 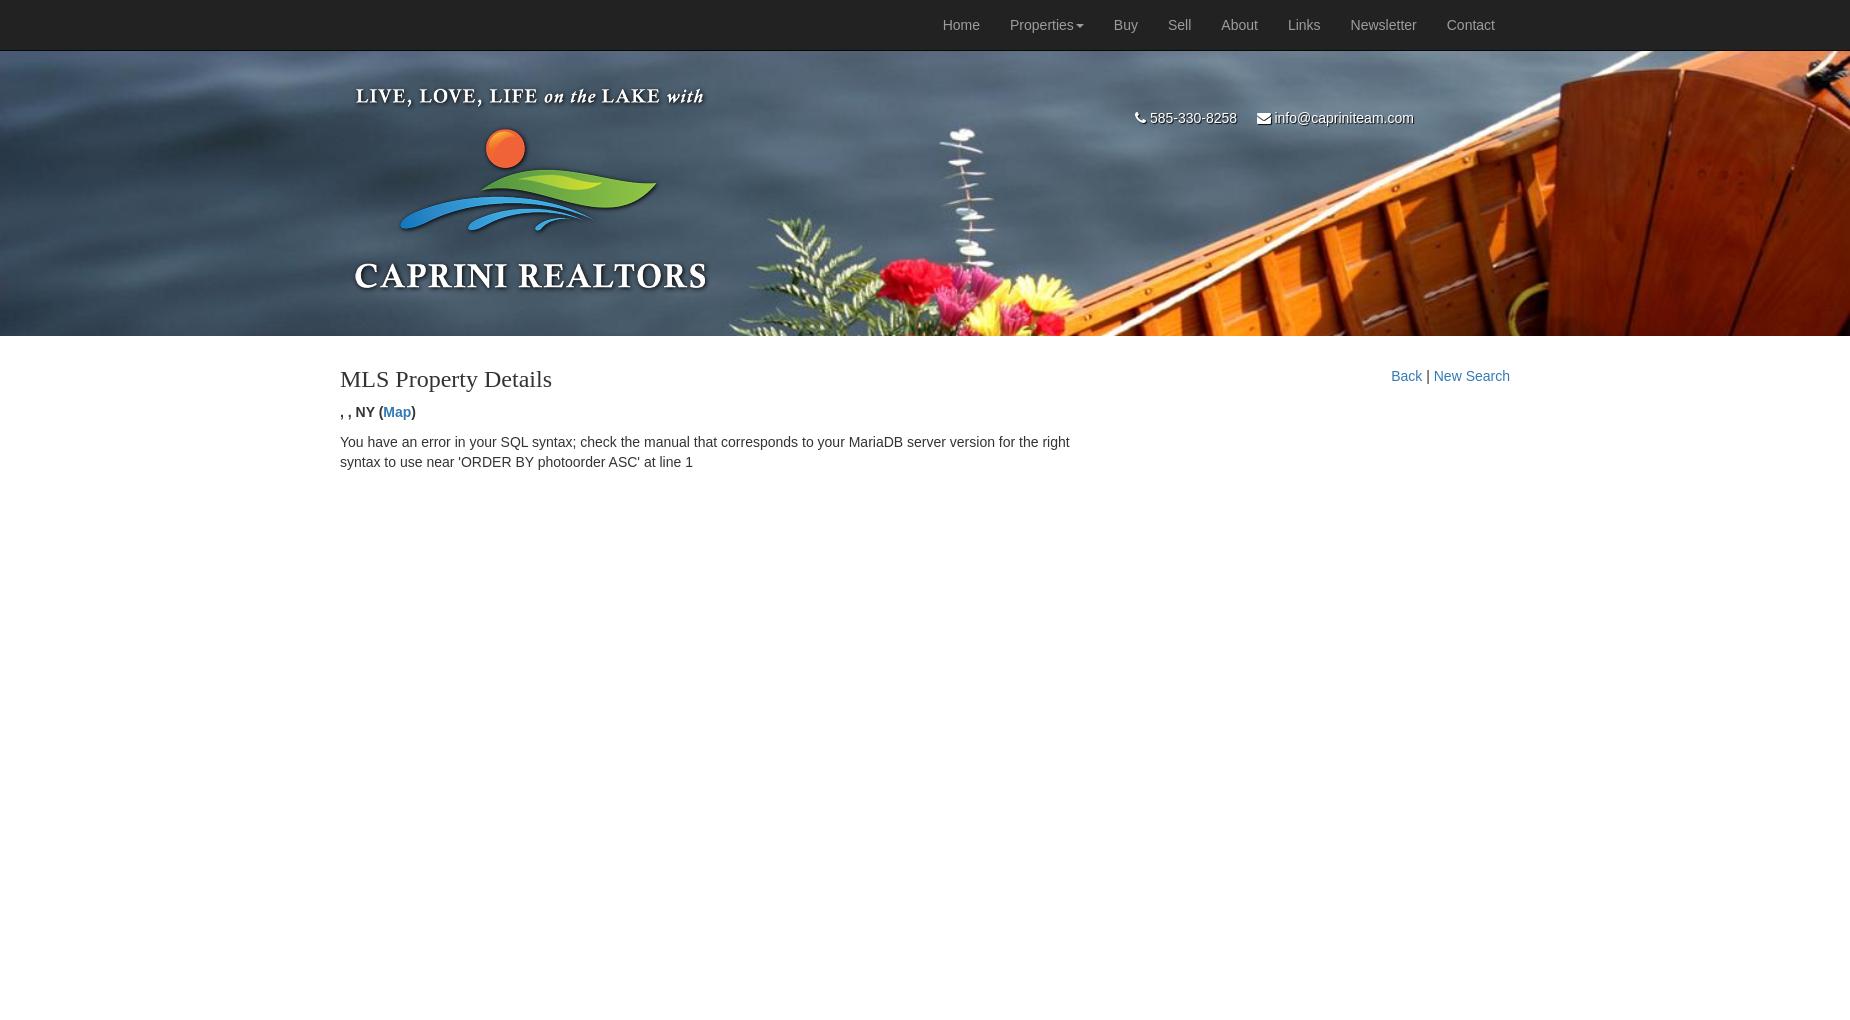 What do you see at coordinates (1340, 117) in the screenshot?
I see `'info@capriniteam.com'` at bounding box center [1340, 117].